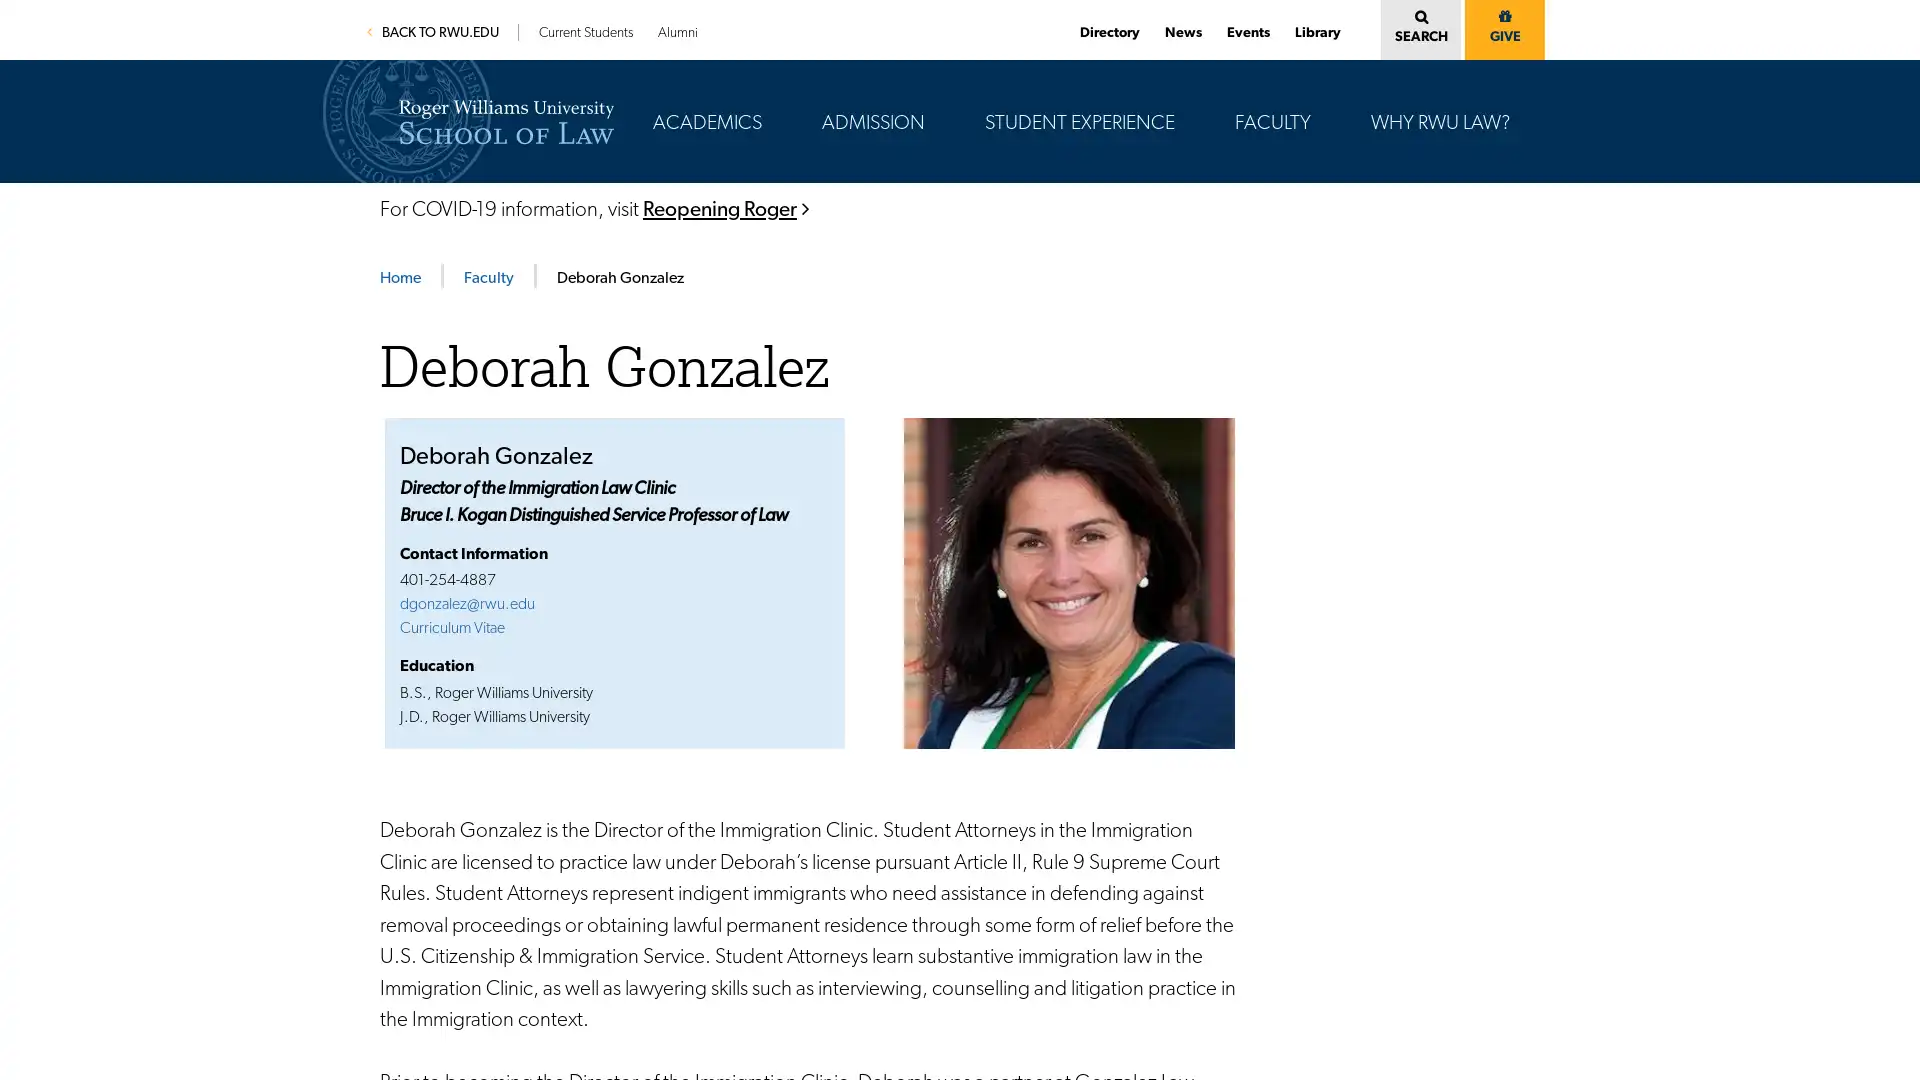  Describe the element at coordinates (1517, 63) in the screenshot. I see `Open the Why RWU Law? menu` at that location.